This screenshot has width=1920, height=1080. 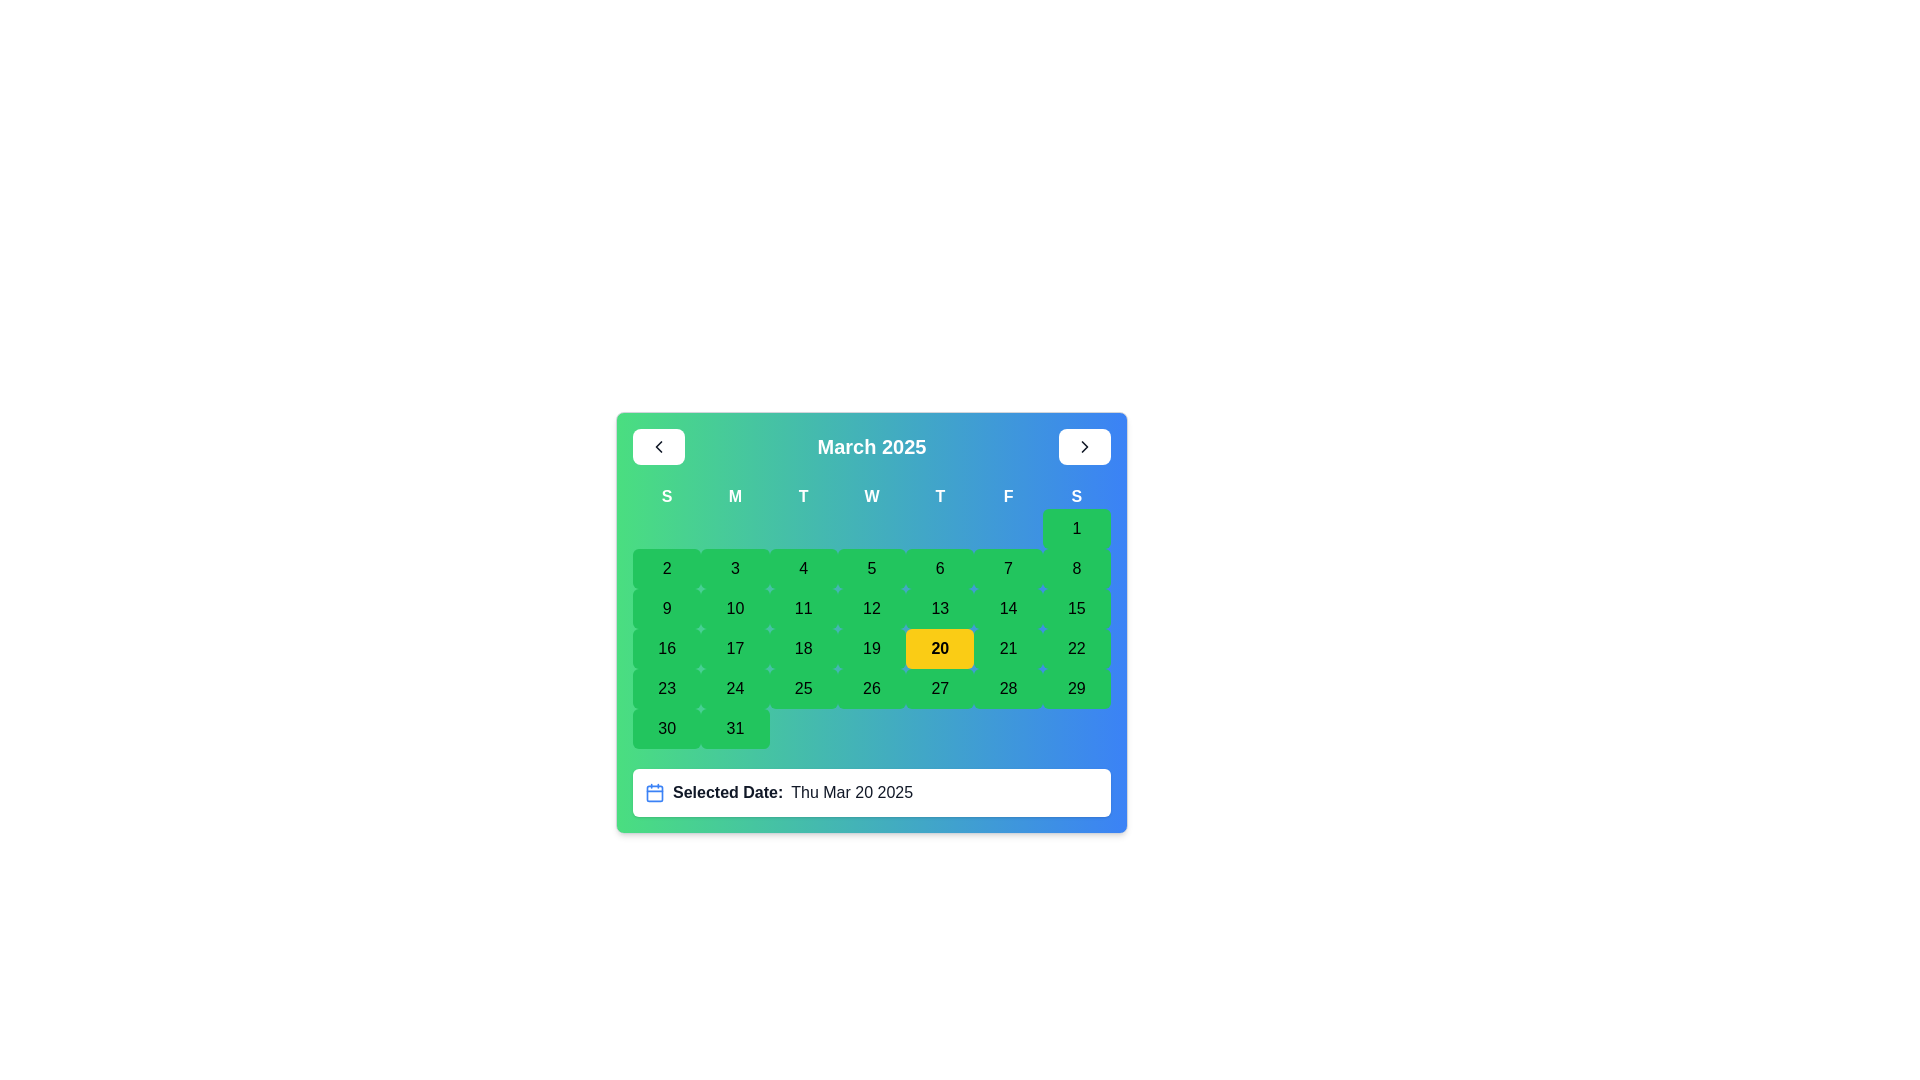 I want to click on the clickable date button in the calendar interface that represents the date '14', so click(x=1008, y=608).